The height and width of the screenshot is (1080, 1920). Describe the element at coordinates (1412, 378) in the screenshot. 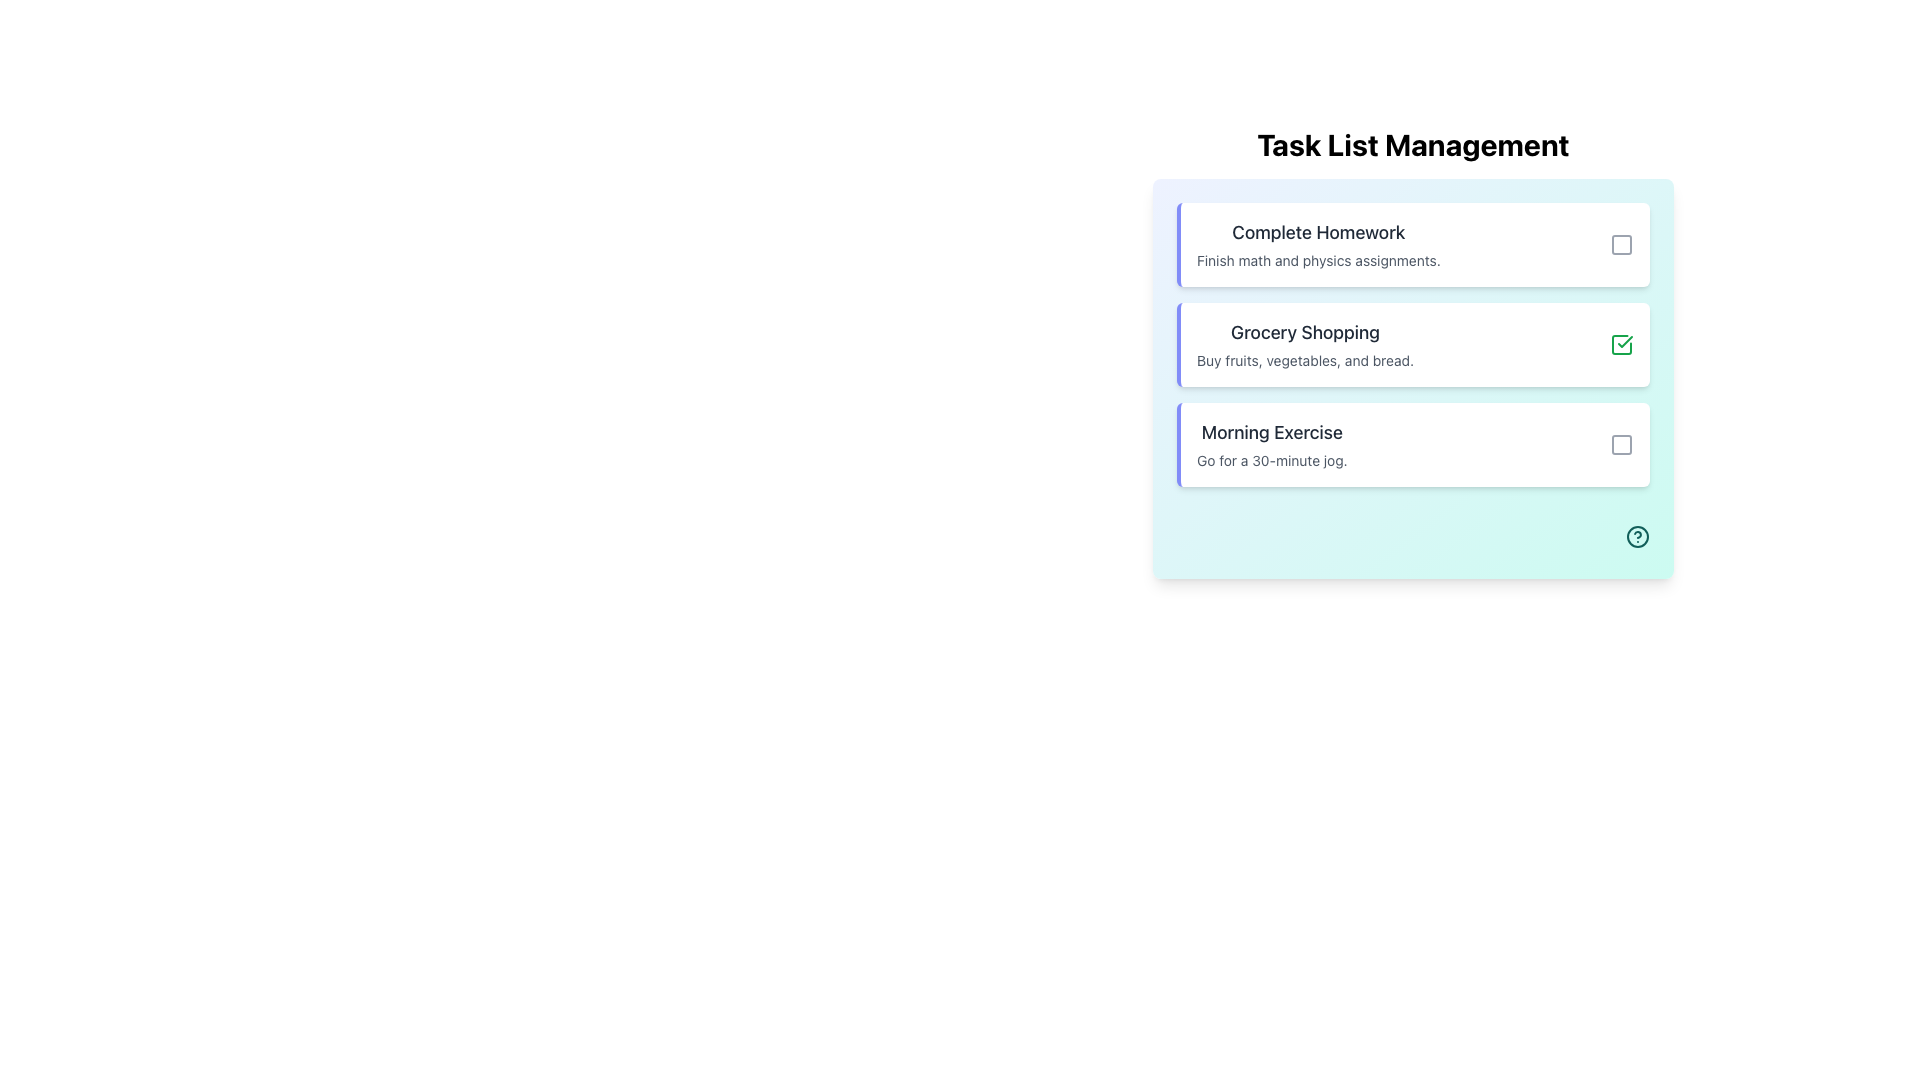

I see `the checkbox on the second task card ('Grocery Shopping') in the 'Task List Management' section to mark the task as completed` at that location.